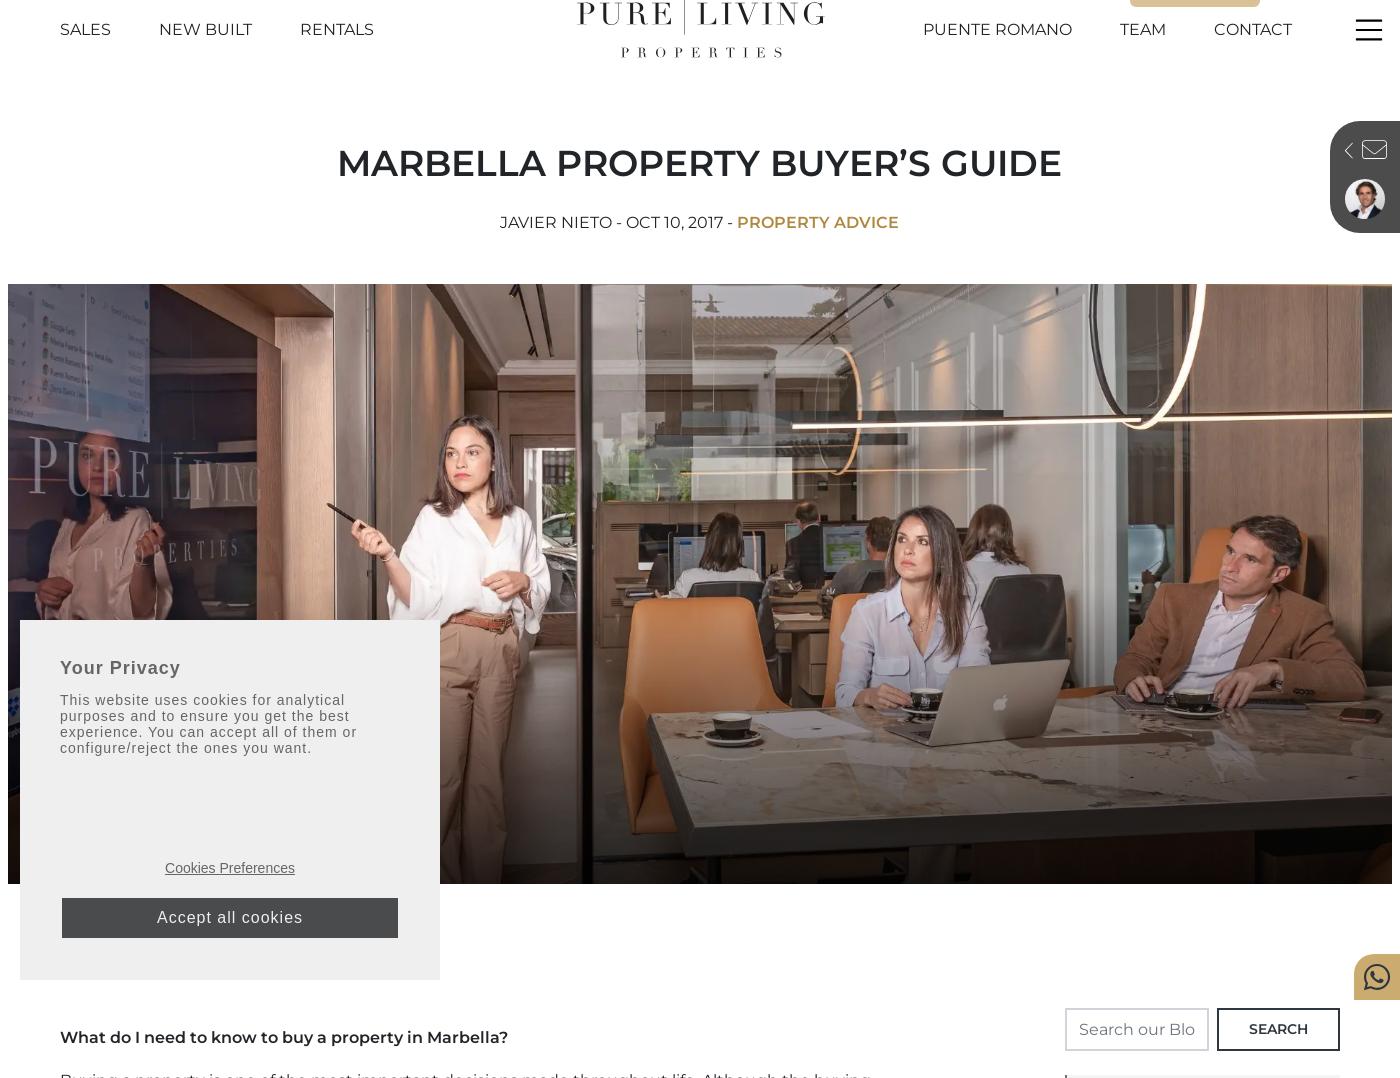  I want to click on '0', so click(1138, 9).